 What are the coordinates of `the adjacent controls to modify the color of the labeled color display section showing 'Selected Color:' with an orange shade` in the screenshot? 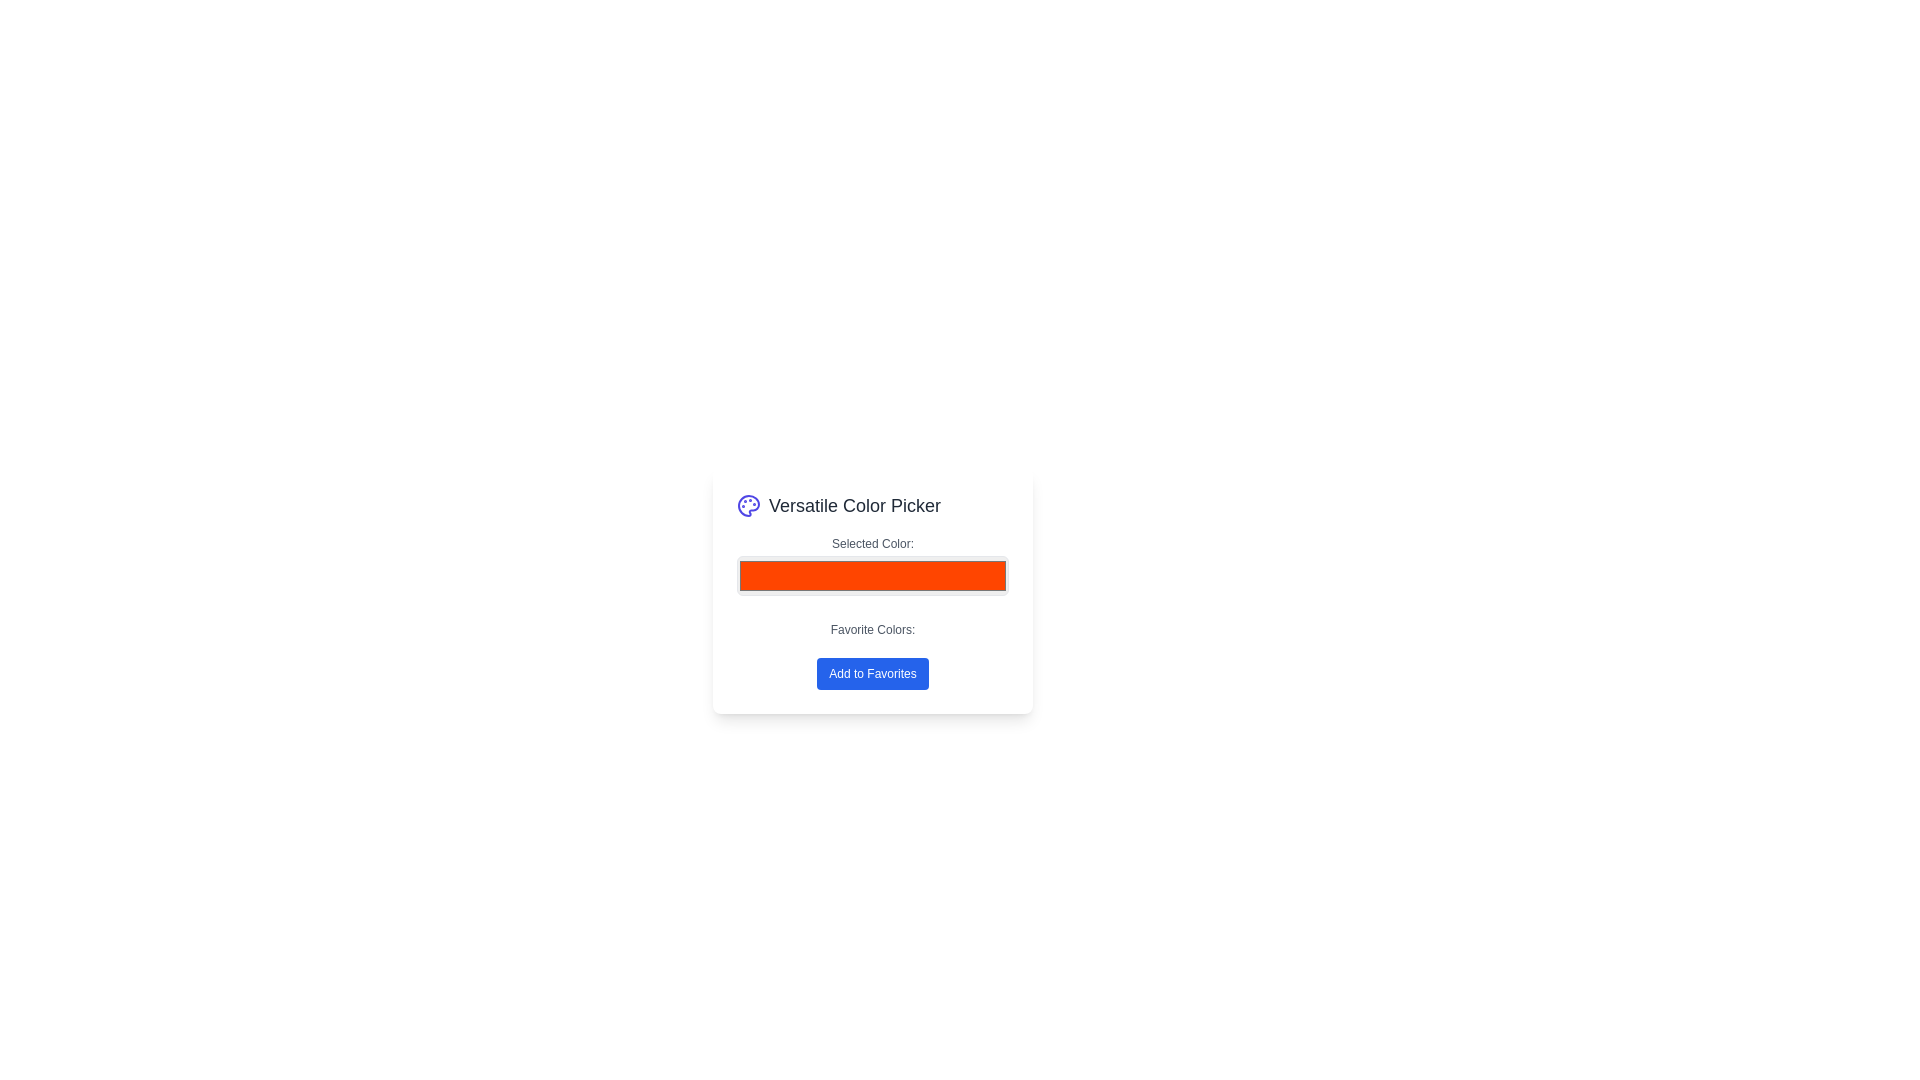 It's located at (873, 567).